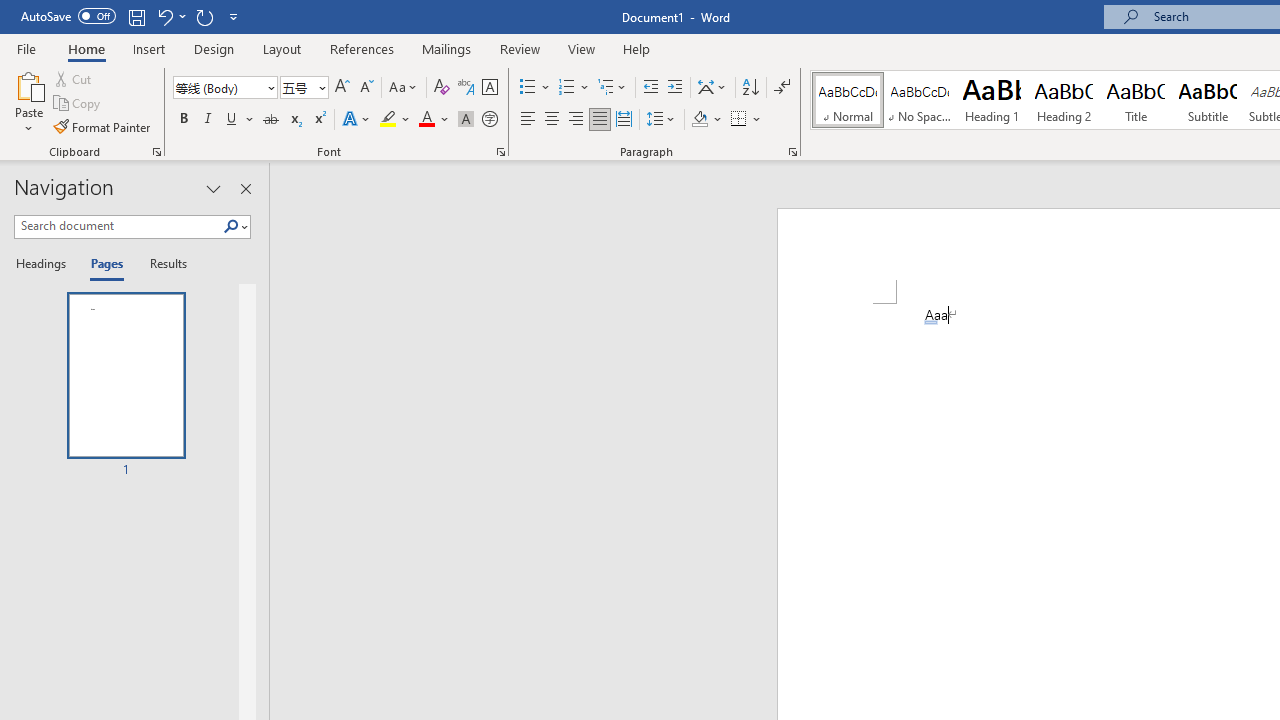 This screenshot has width=1280, height=720. I want to click on 'Align Left', so click(528, 119).